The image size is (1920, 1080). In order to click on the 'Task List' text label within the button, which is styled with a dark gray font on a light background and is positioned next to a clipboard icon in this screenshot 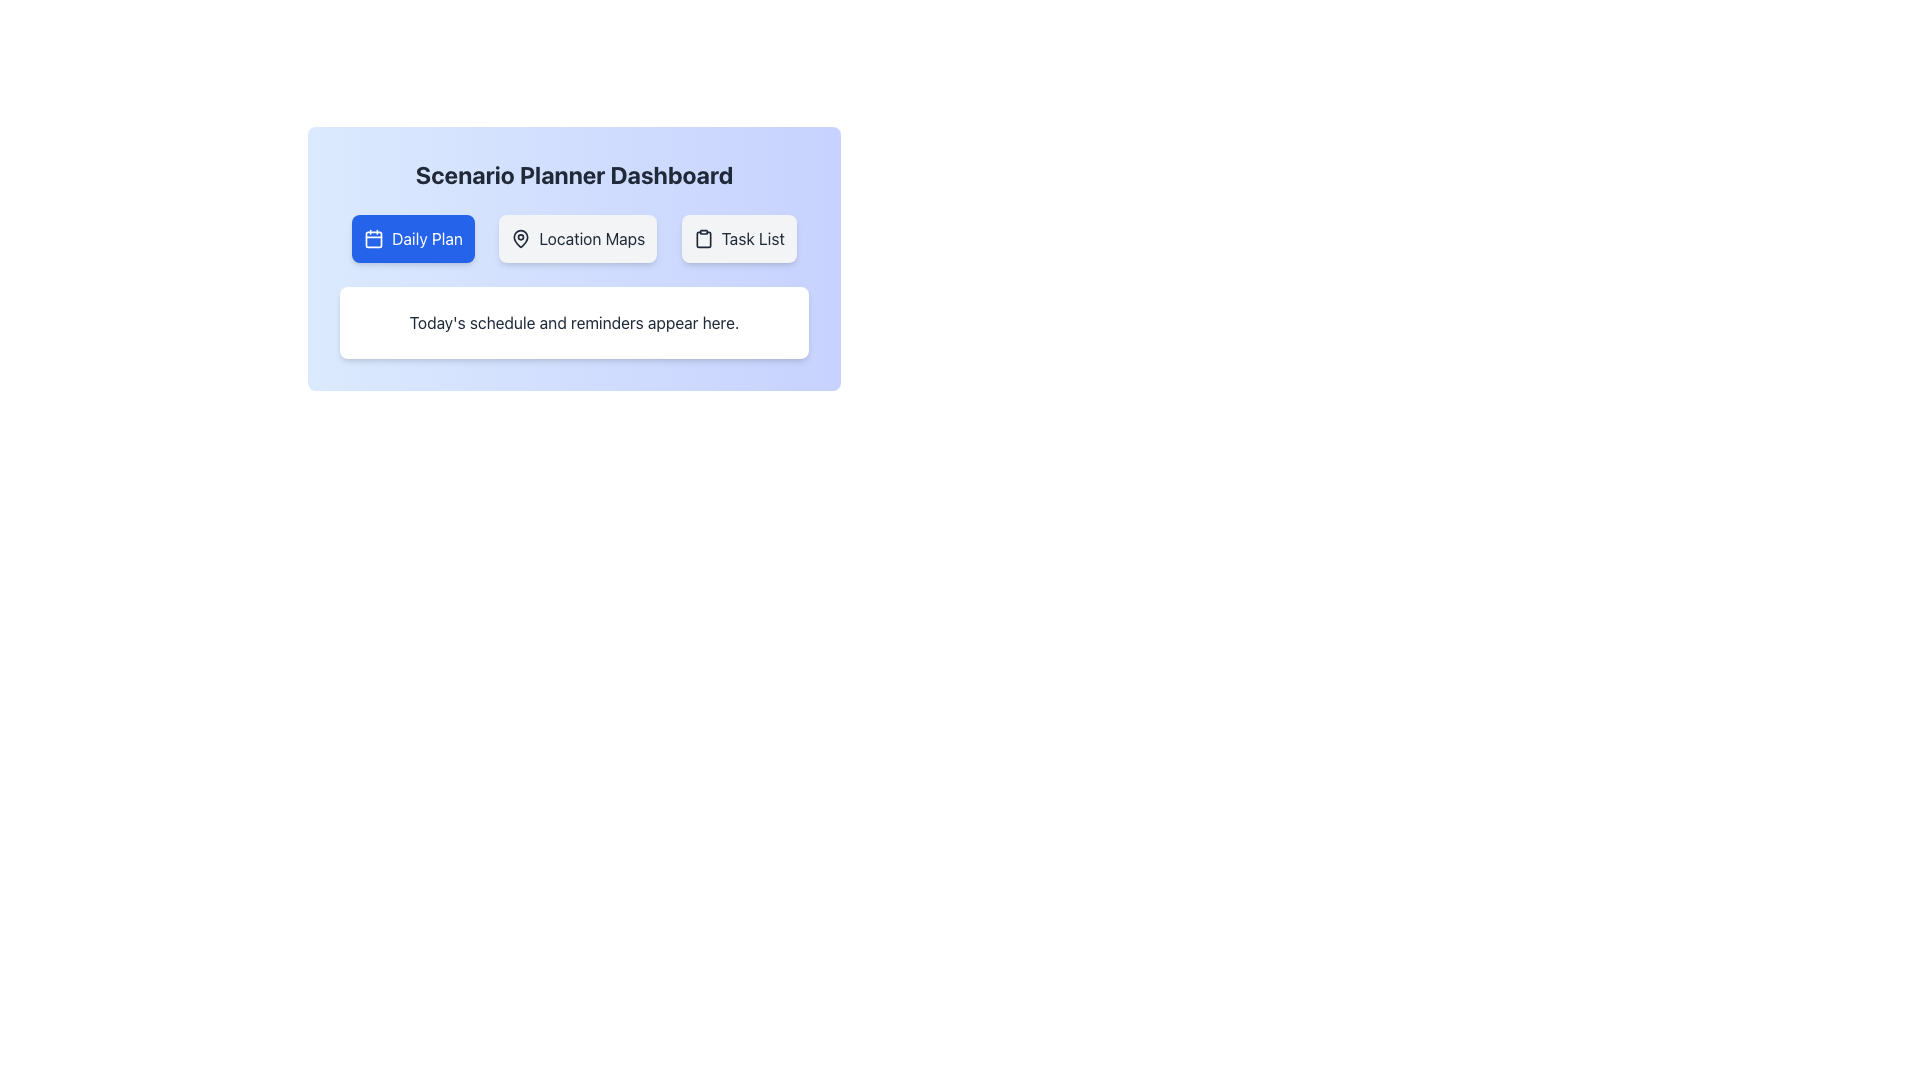, I will do `click(752, 238)`.